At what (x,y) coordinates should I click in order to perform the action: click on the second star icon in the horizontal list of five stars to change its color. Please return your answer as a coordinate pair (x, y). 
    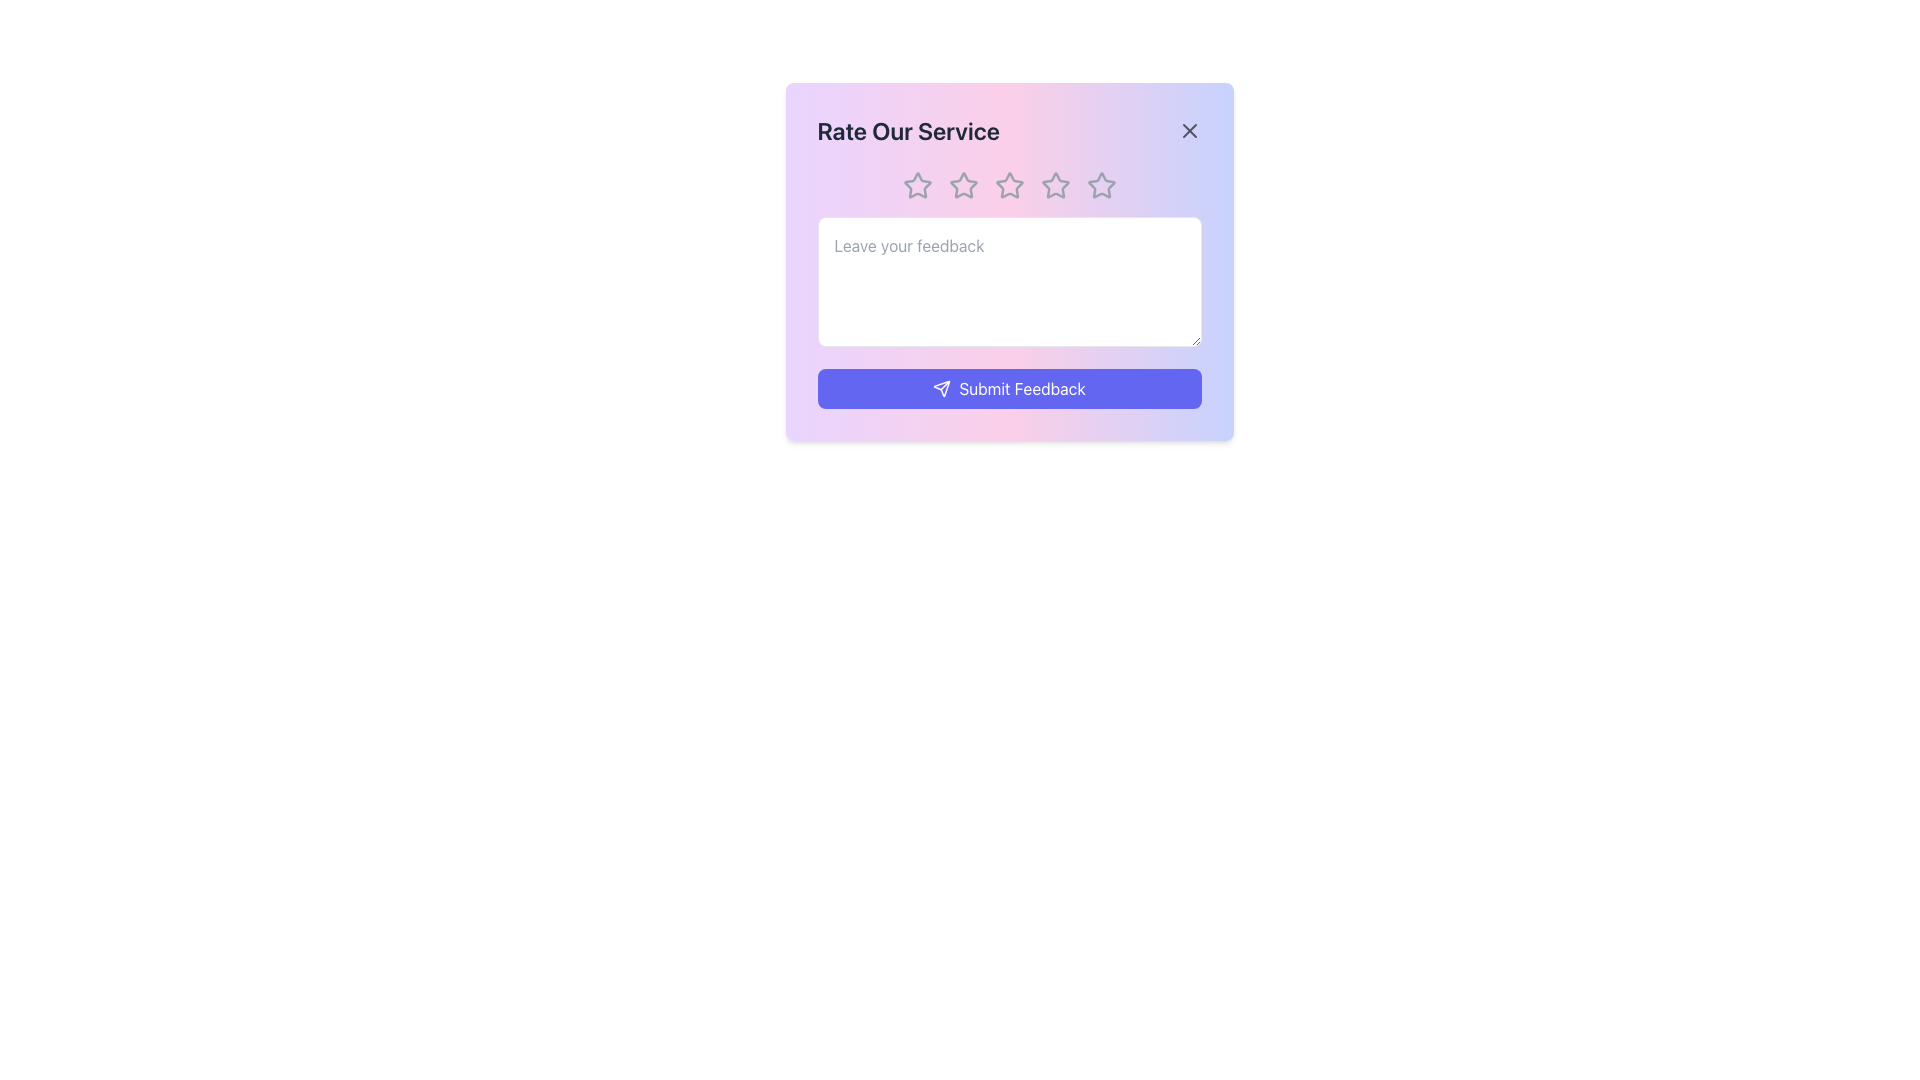
    Looking at the image, I should click on (963, 185).